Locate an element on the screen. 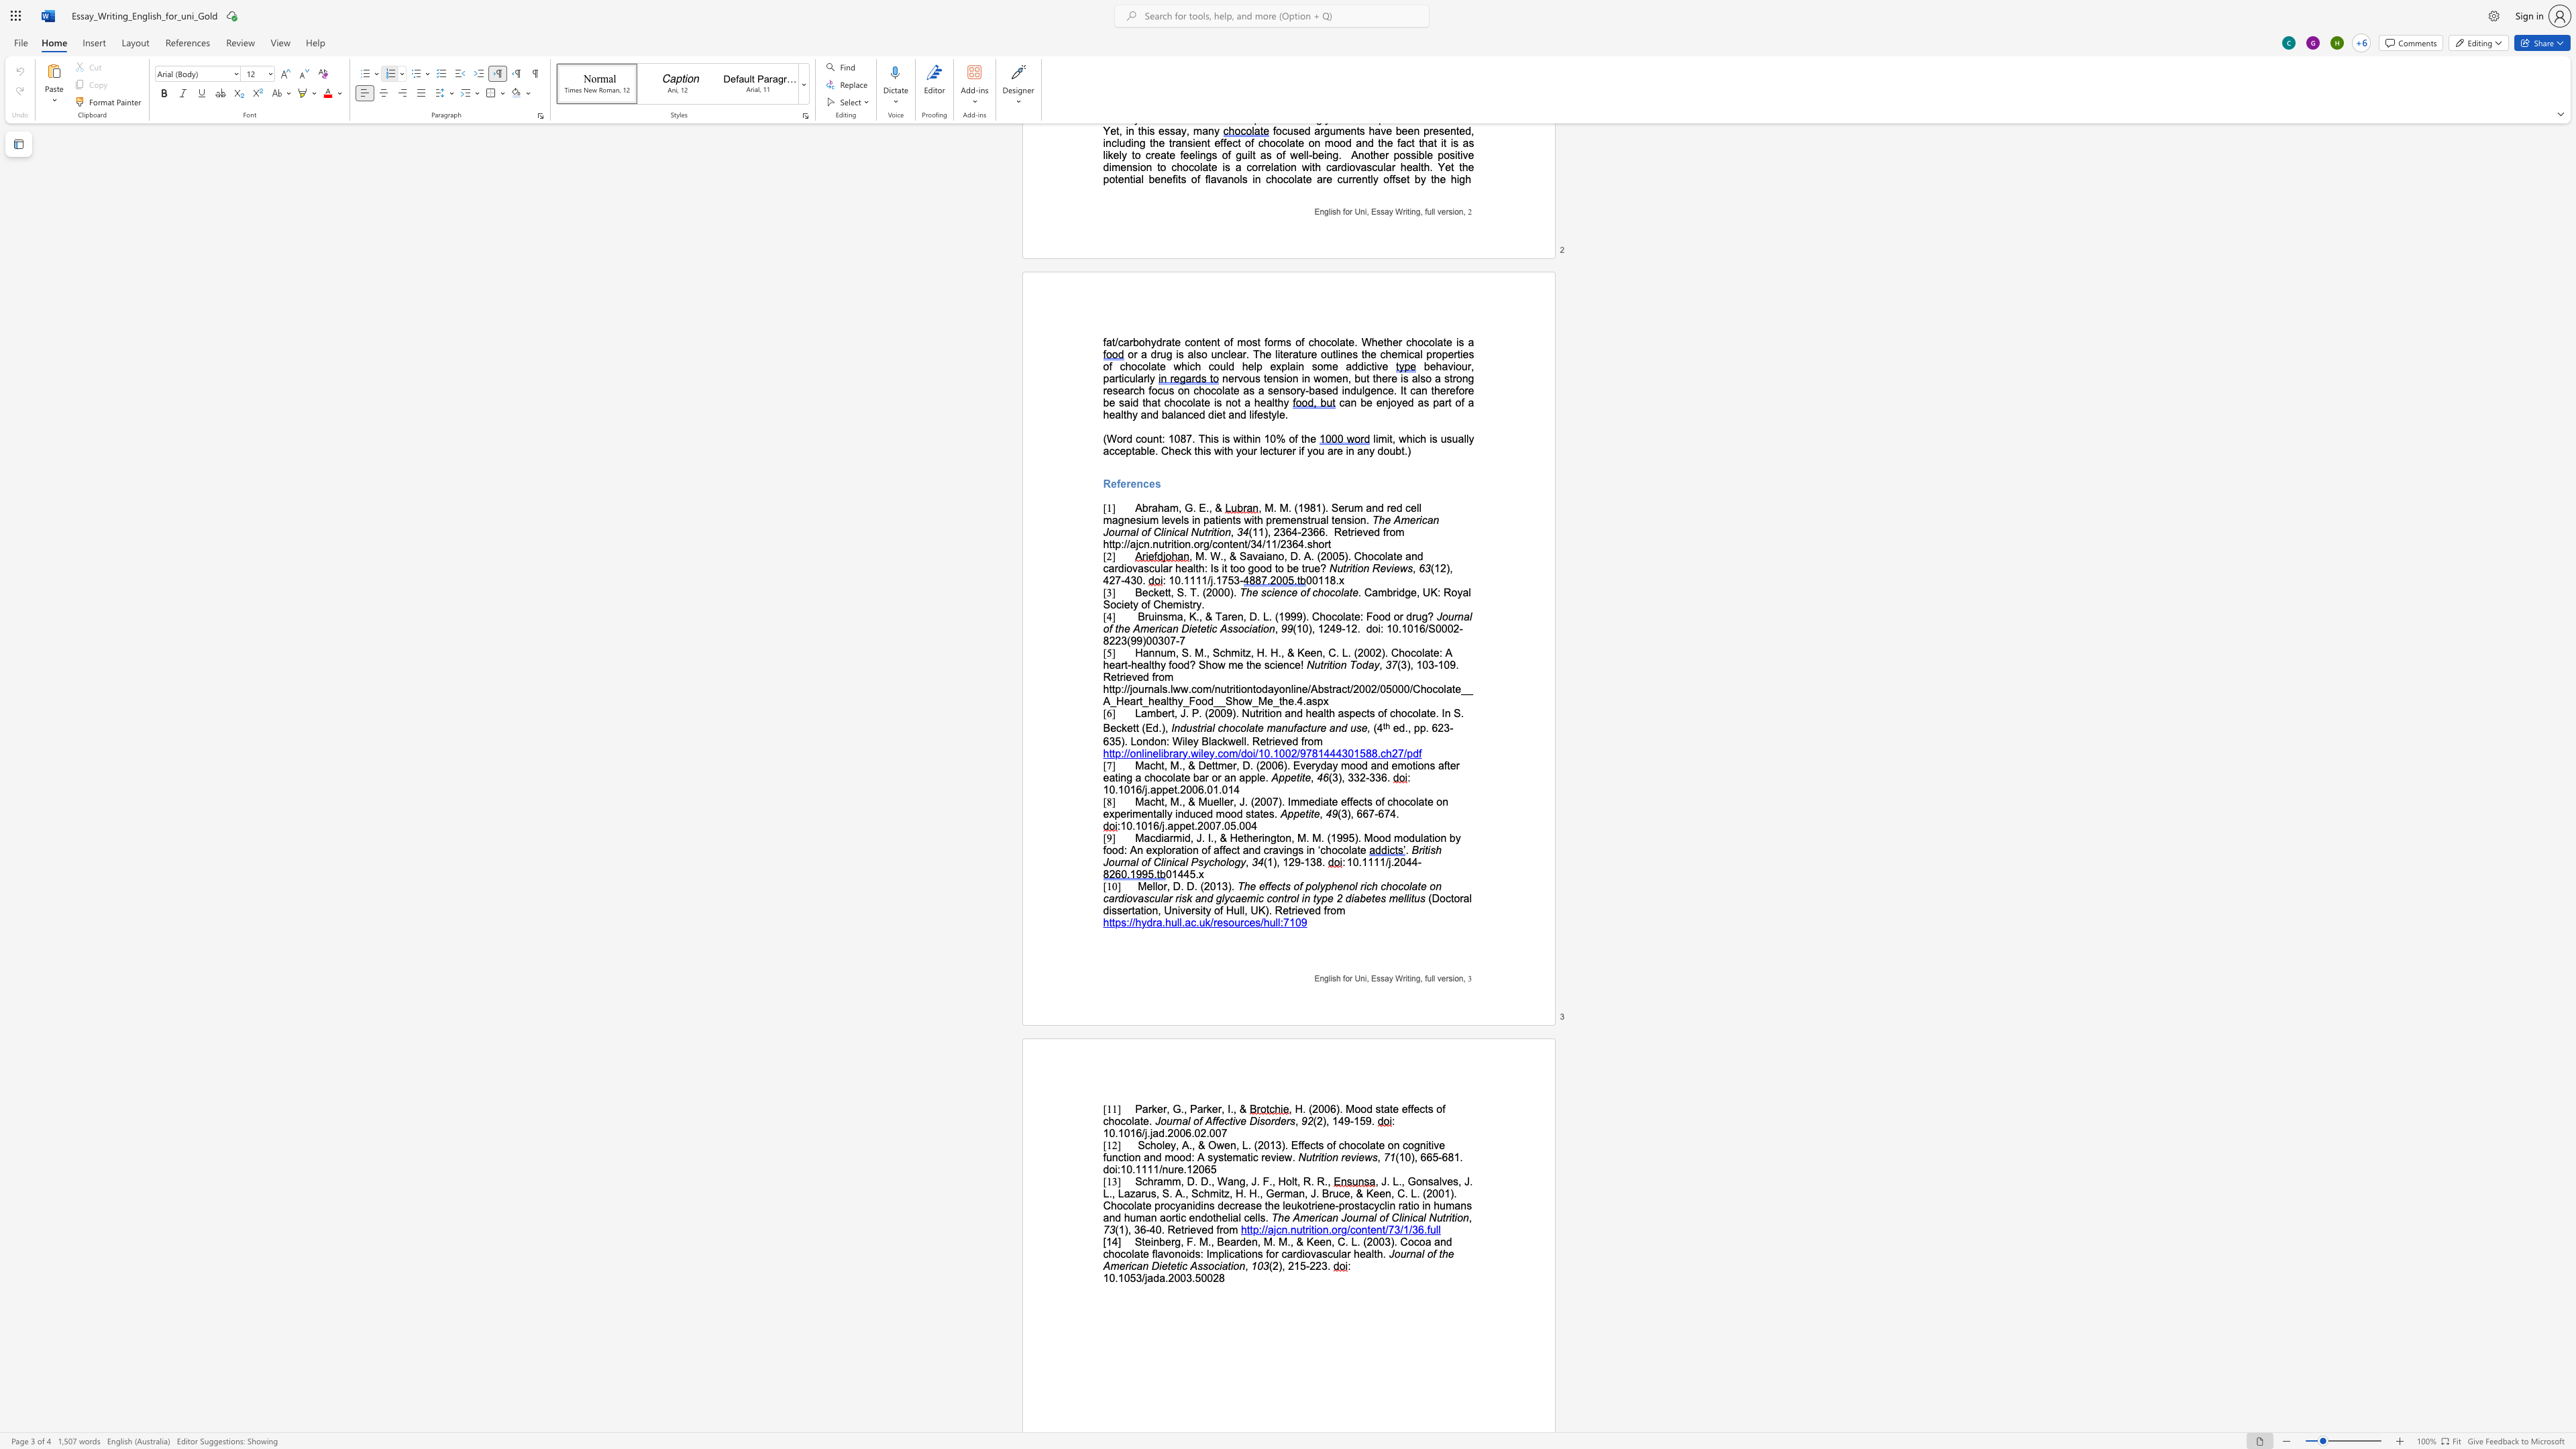  the space between the continuous character "M" and "e" in the text is located at coordinates (1145, 885).